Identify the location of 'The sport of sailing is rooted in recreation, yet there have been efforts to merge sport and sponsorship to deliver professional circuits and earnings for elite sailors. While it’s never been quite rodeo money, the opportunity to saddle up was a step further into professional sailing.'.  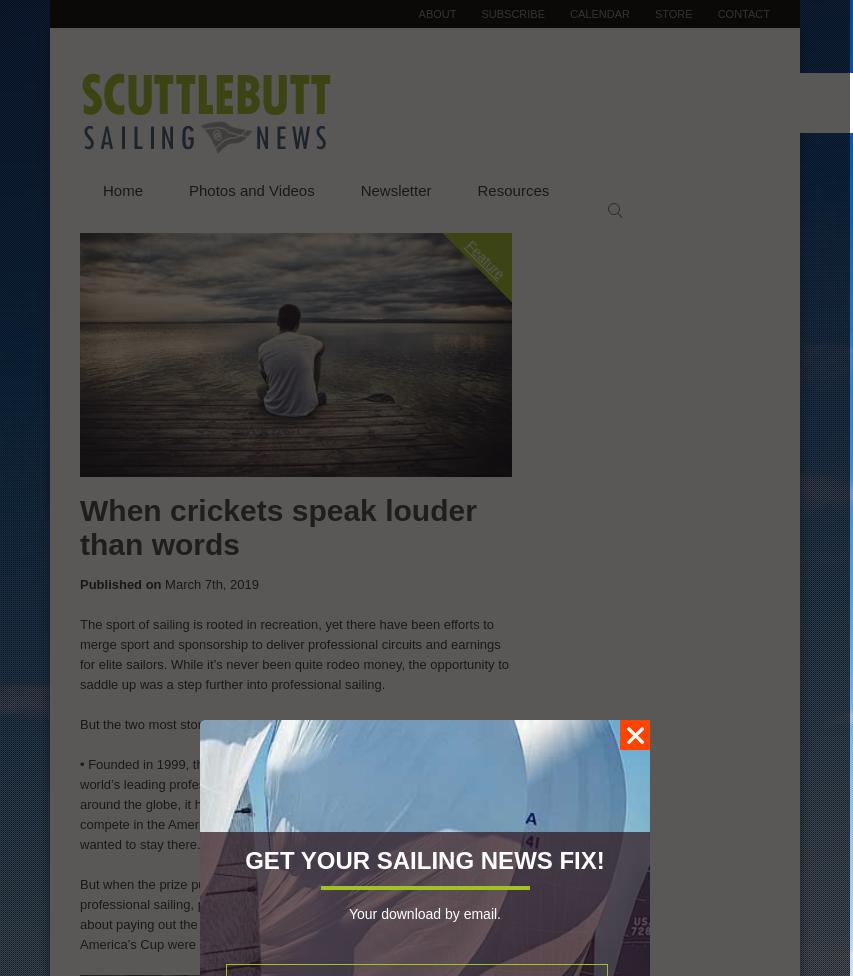
(79, 653).